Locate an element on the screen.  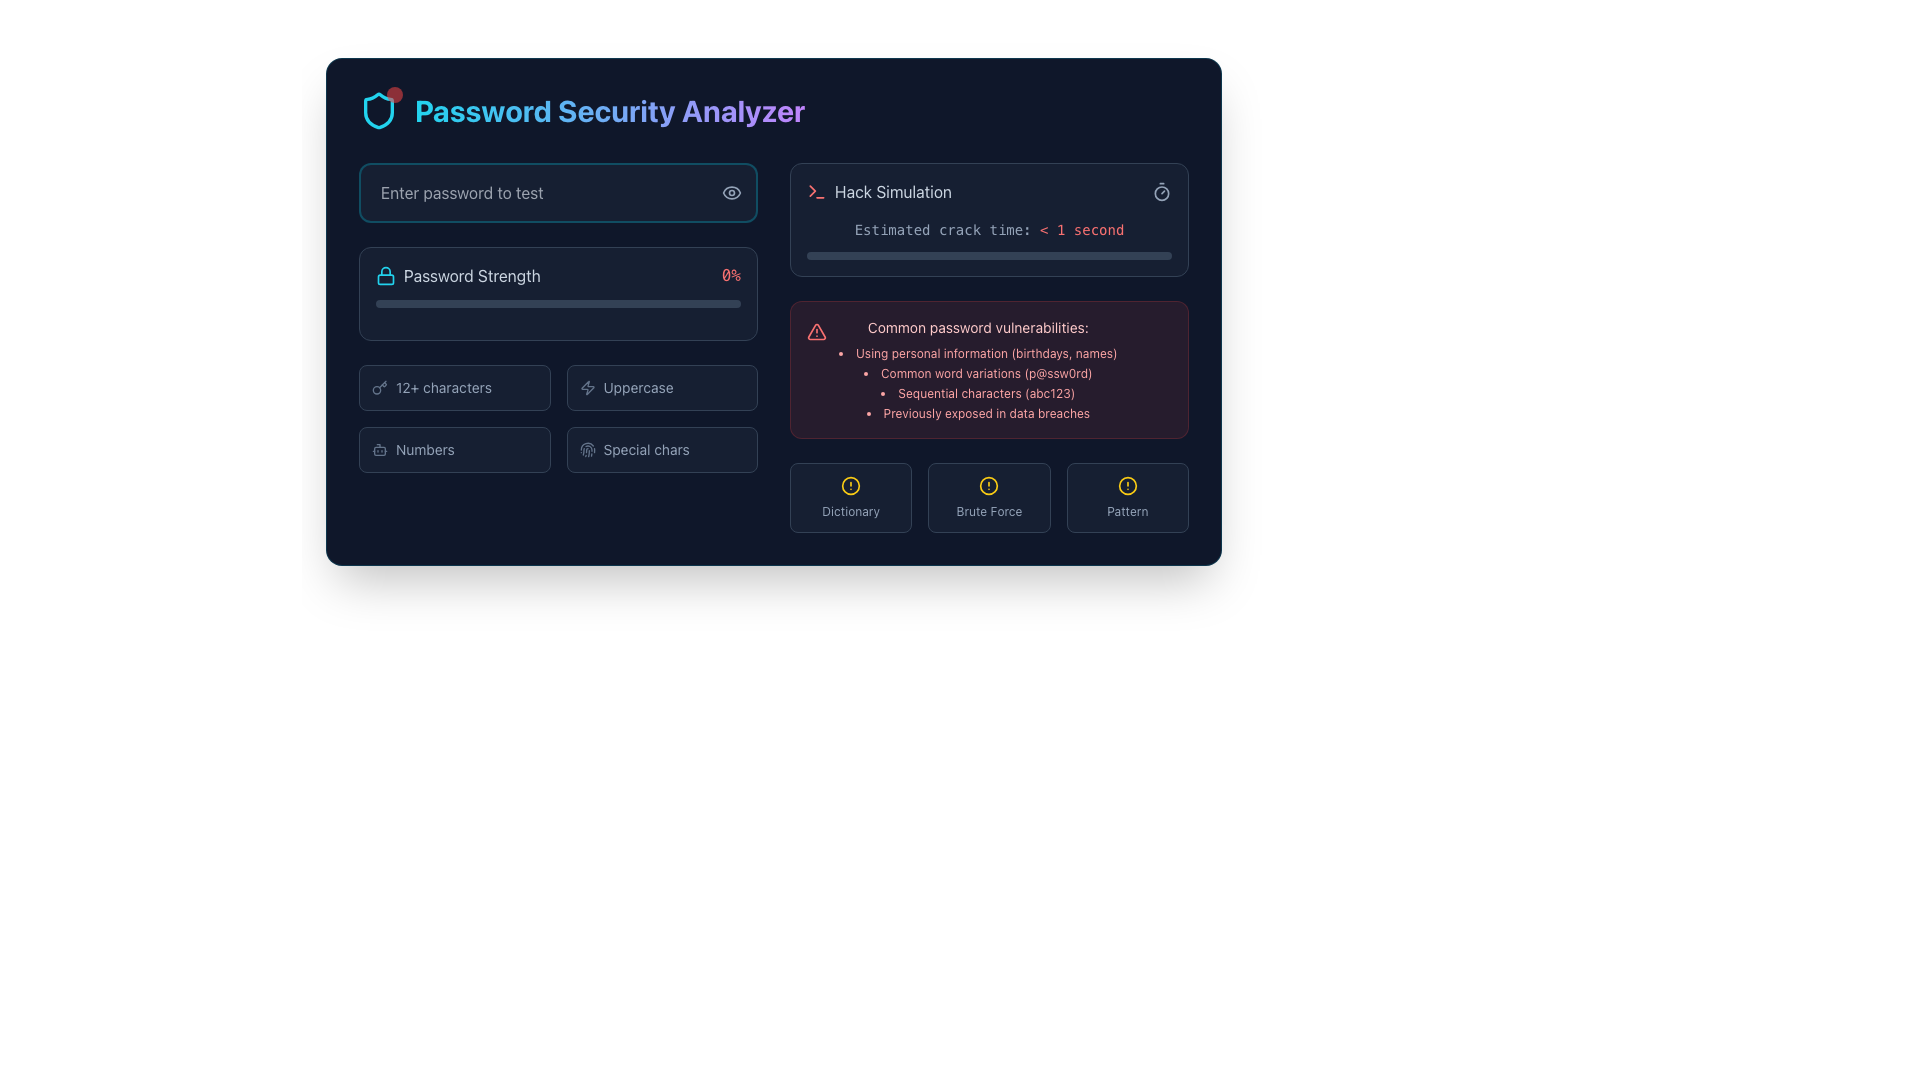
the progress bar change in the Password strength indicator located below the password input field, which visually indicates the strength of the password with a numeric value and graphical bar is located at coordinates (558, 346).